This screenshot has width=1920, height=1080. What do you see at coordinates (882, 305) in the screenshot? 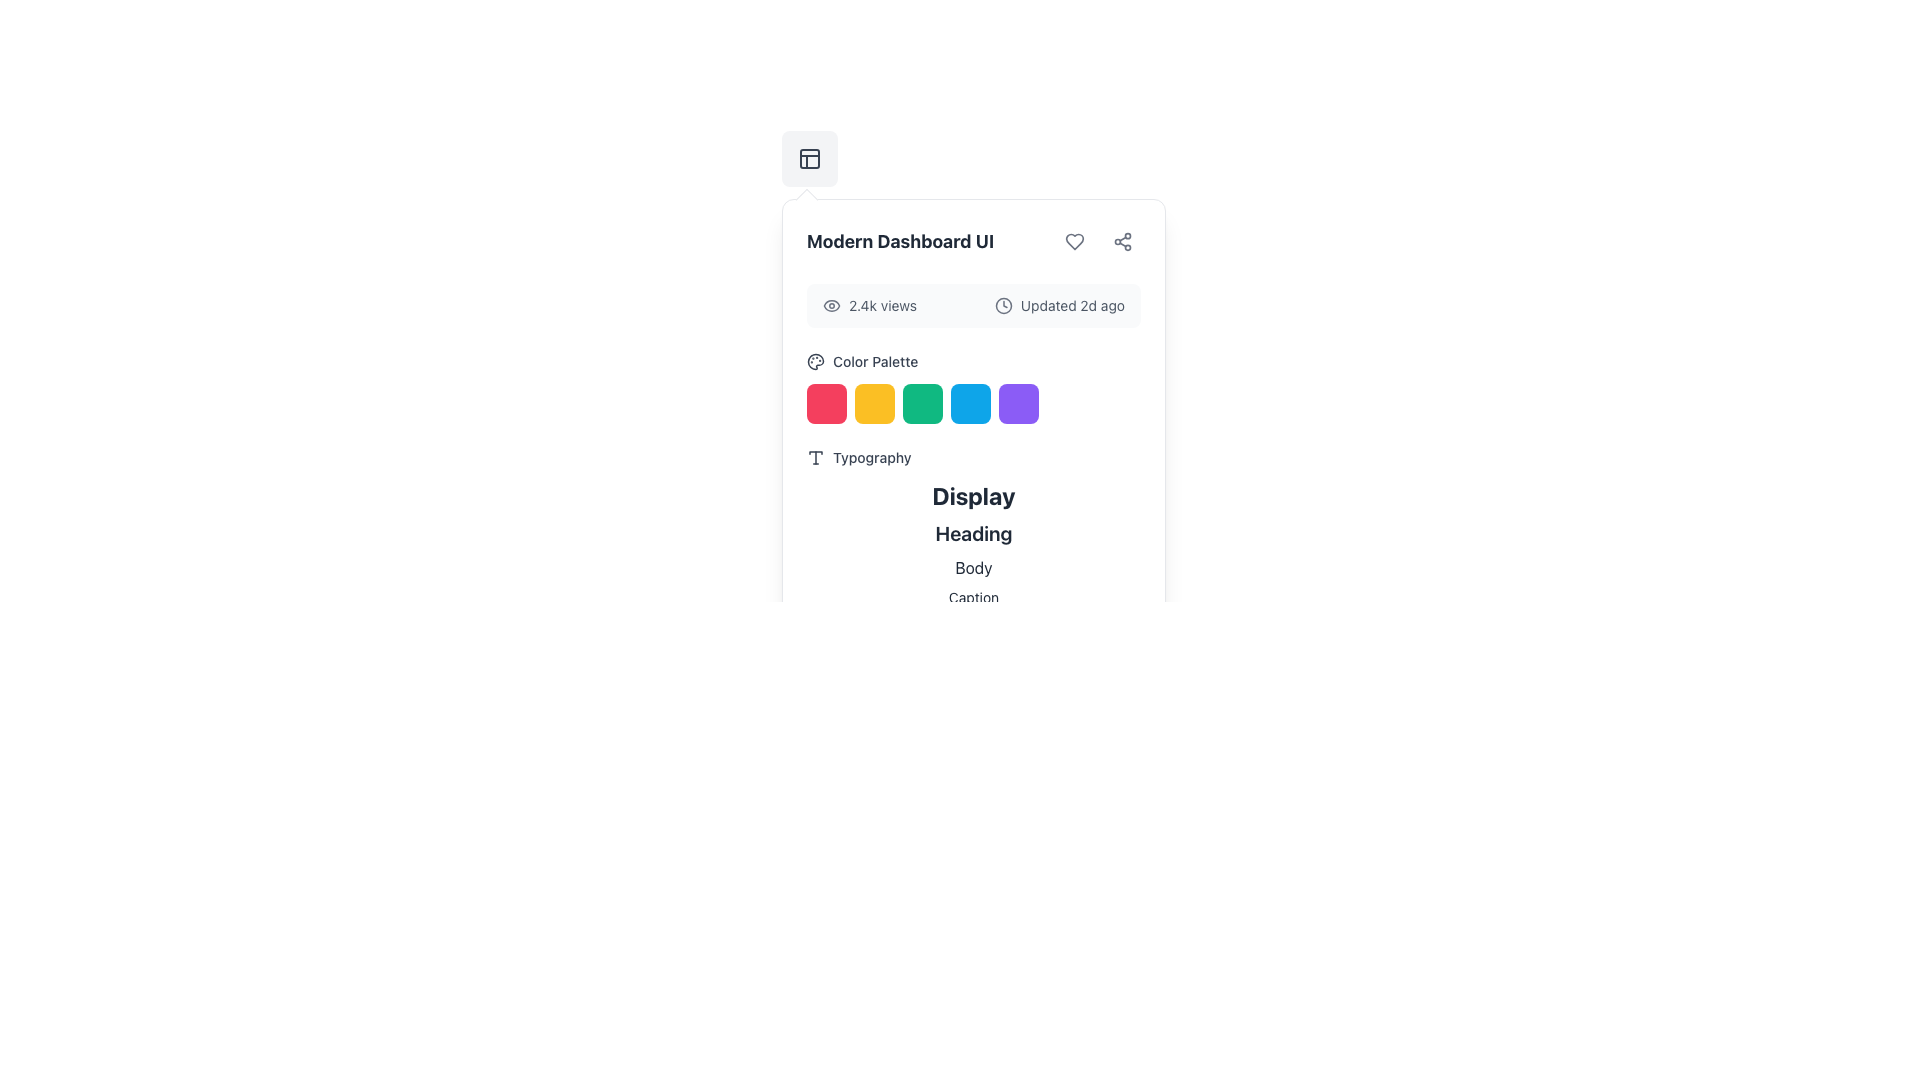
I see `text label displaying '2.4k views', which is styled in gray and positioned next to an eye icon` at bounding box center [882, 305].